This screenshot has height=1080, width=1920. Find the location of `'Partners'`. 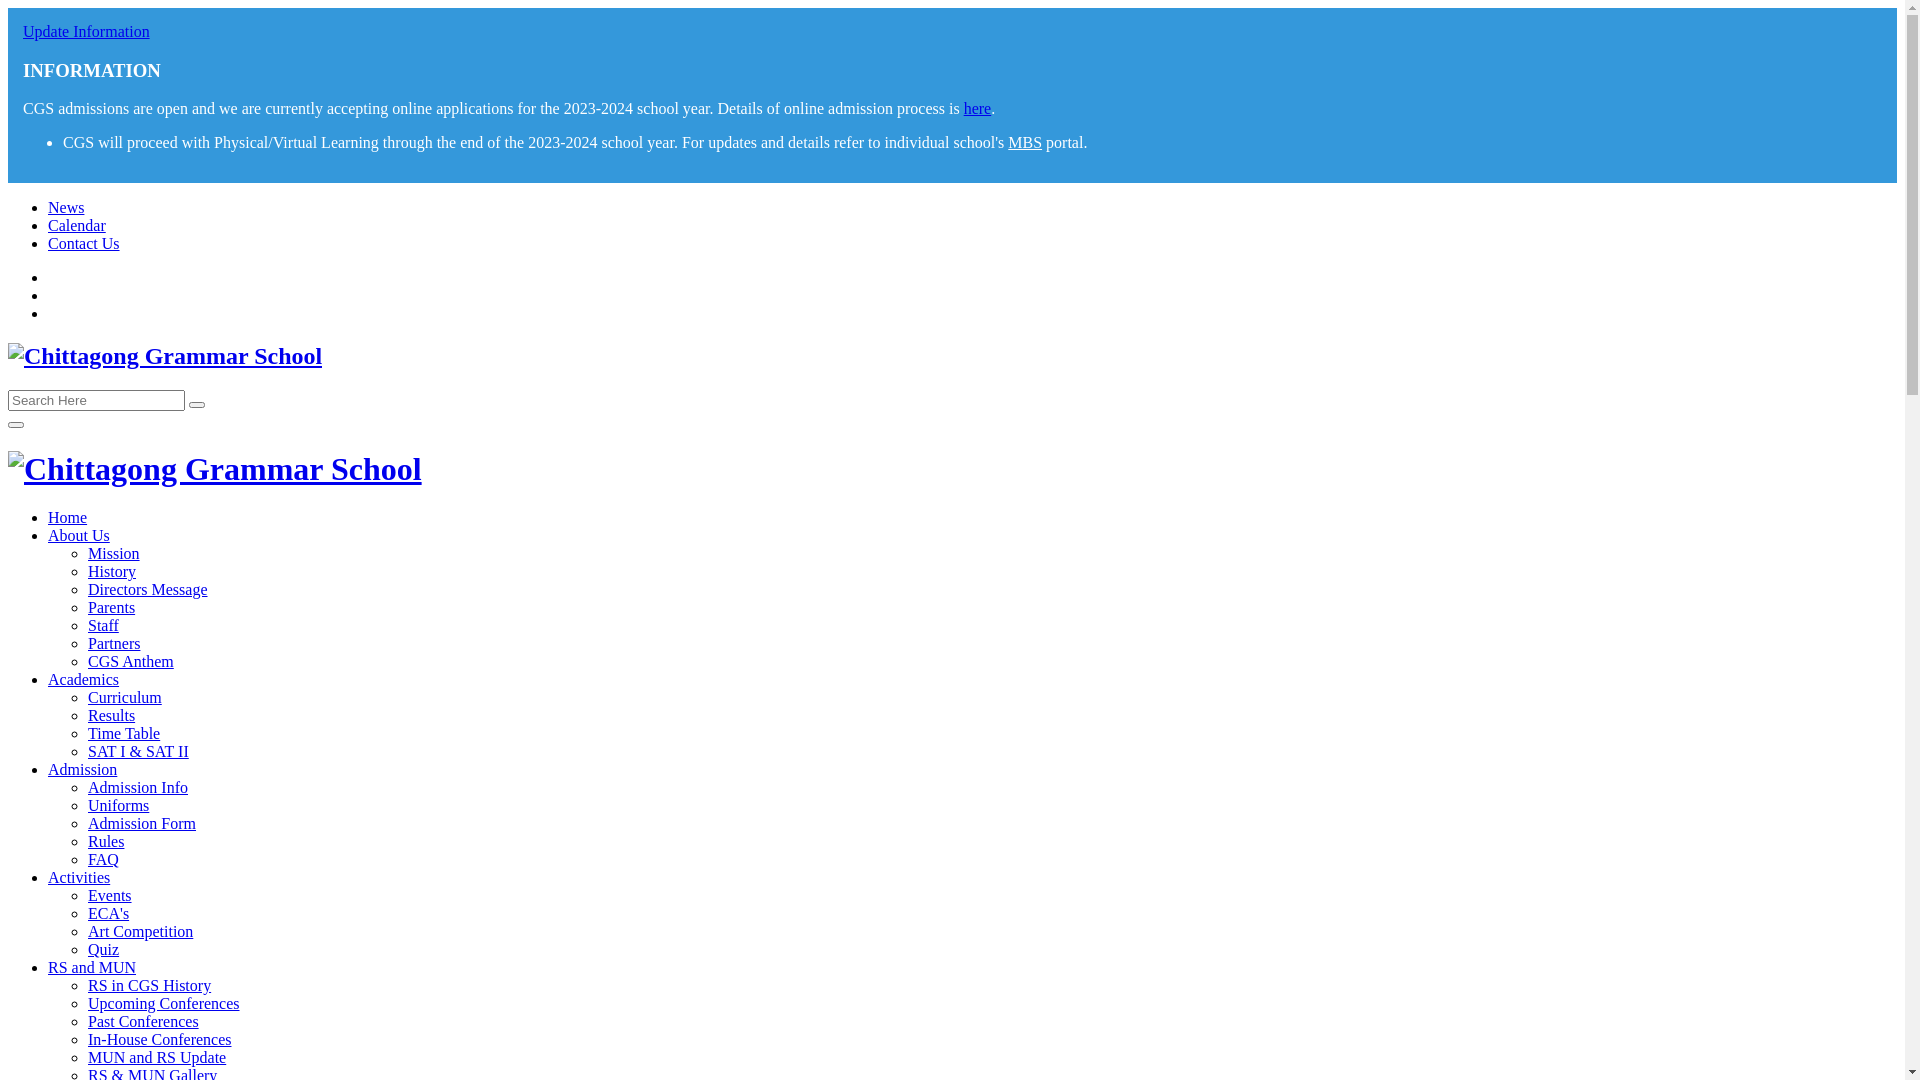

'Partners' is located at coordinates (113, 643).